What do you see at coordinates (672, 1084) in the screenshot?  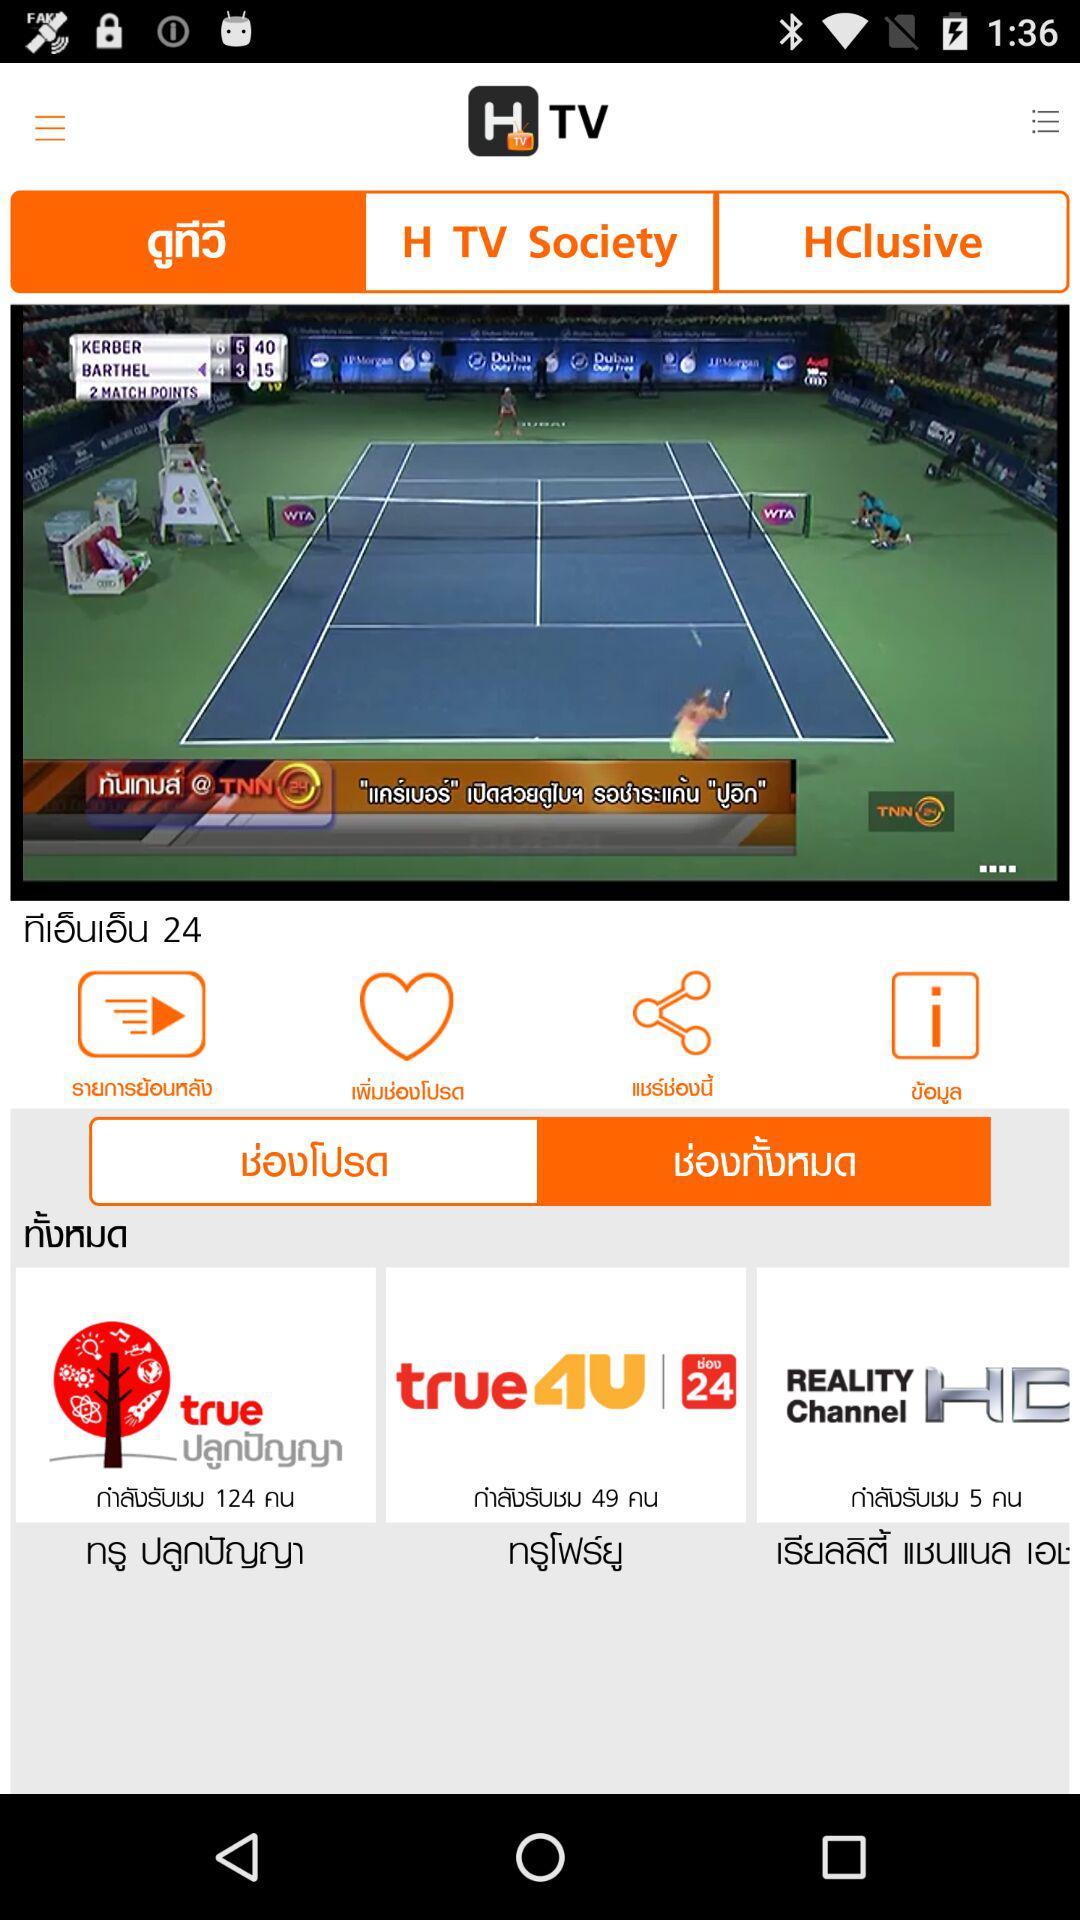 I see `the share icon` at bounding box center [672, 1084].